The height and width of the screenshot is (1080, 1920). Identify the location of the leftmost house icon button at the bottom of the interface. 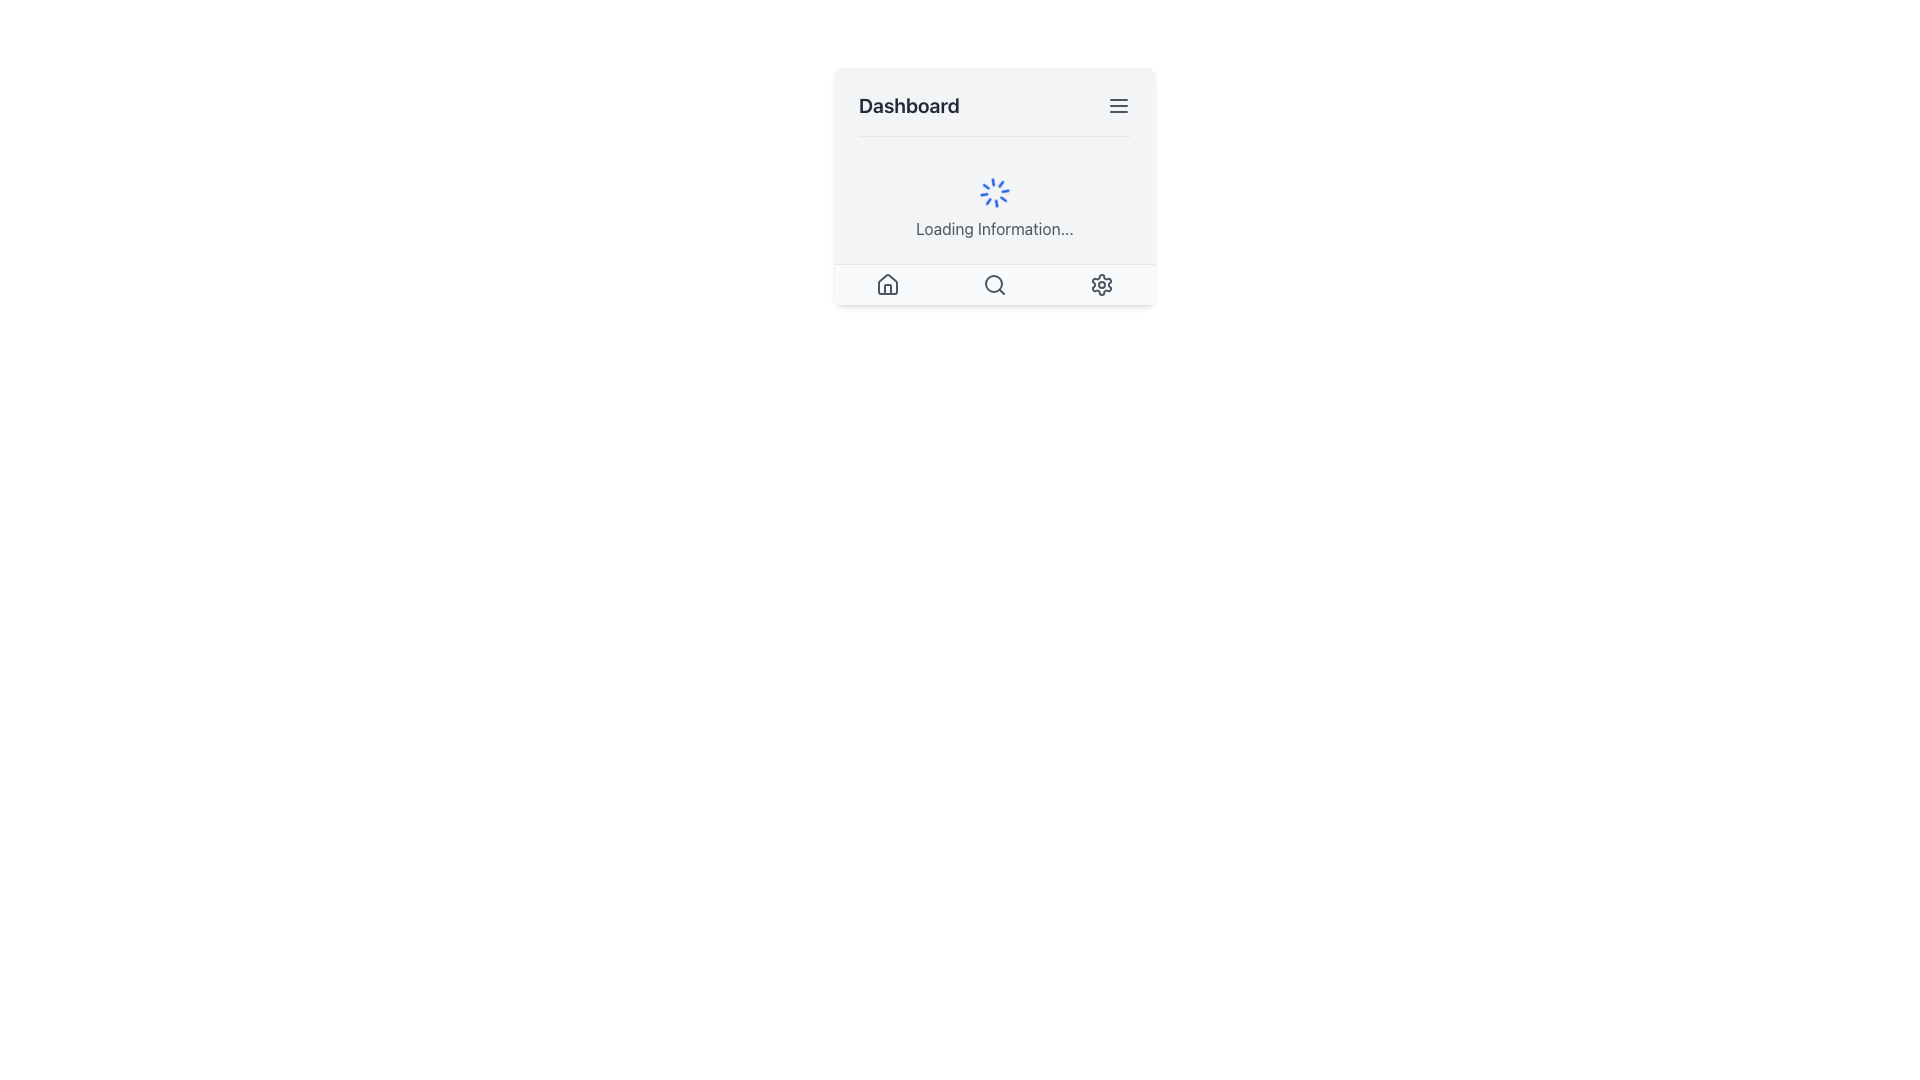
(887, 285).